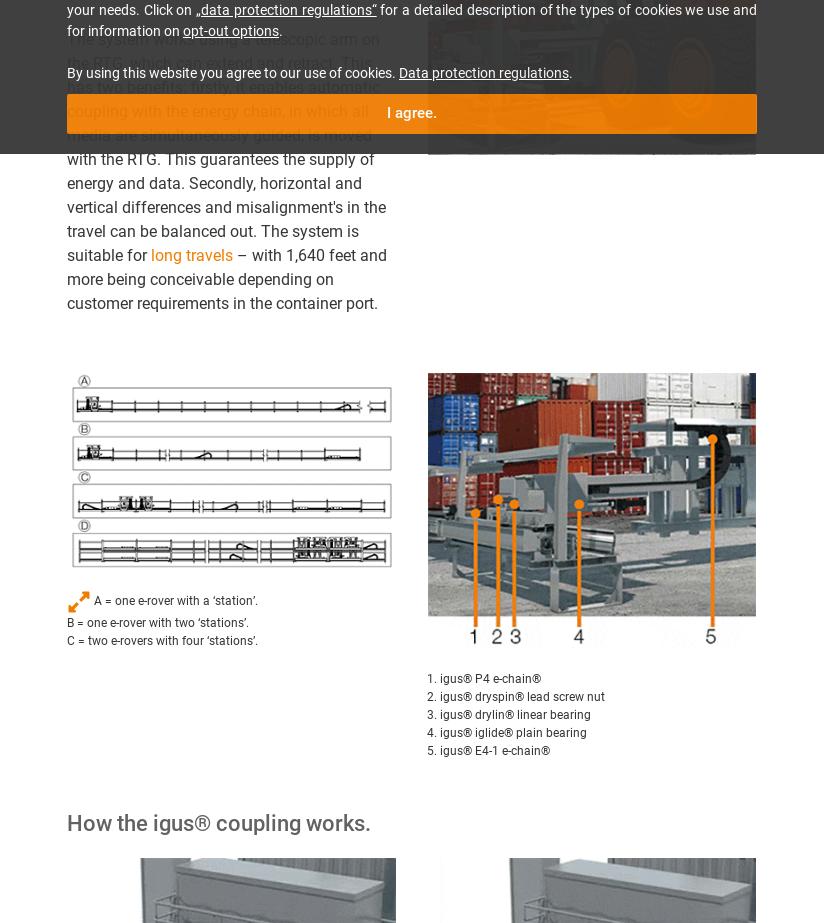  What do you see at coordinates (66, 622) in the screenshot?
I see `'B = one e-rover with two ‘stations’.'` at bounding box center [66, 622].